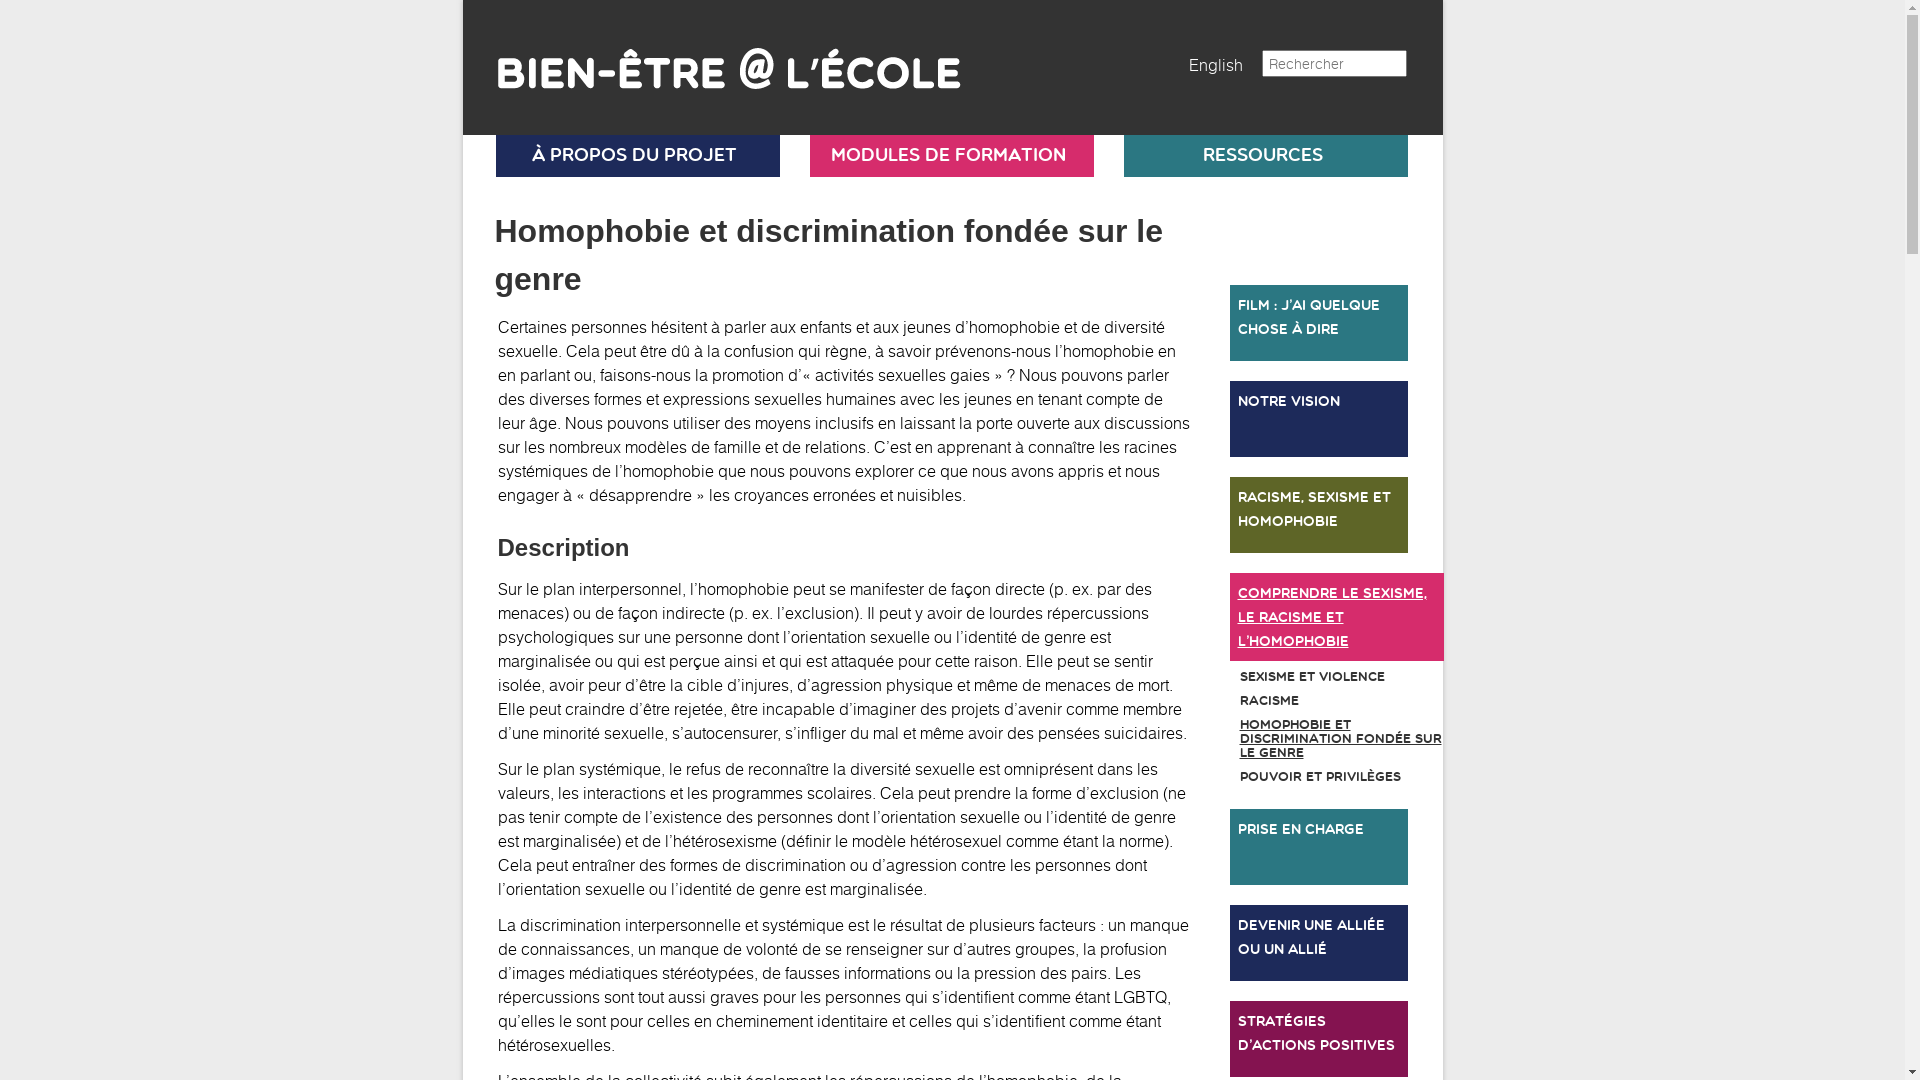 This screenshot has width=1920, height=1080. I want to click on 'Racisme', so click(1319, 700).